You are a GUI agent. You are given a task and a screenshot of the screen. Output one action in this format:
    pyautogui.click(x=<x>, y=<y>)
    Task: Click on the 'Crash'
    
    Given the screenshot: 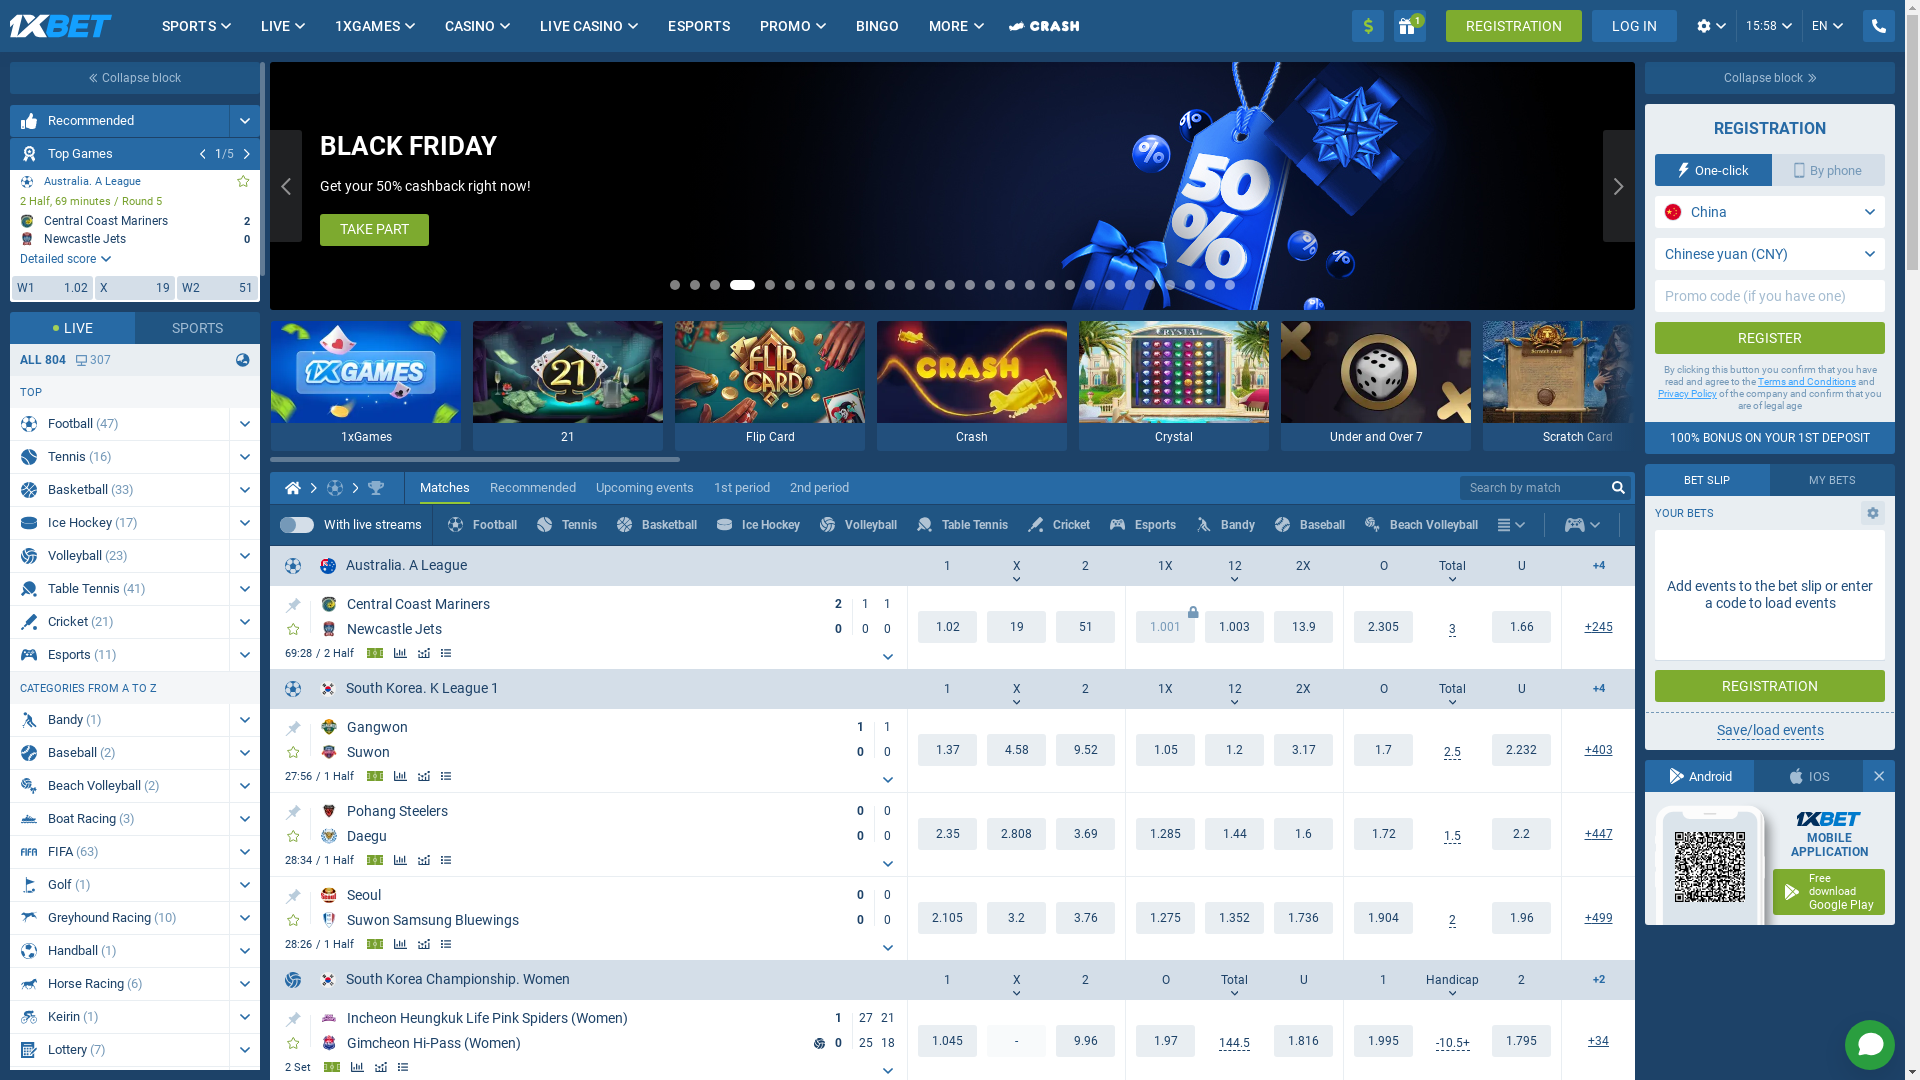 What is the action you would take?
    pyautogui.click(x=875, y=385)
    